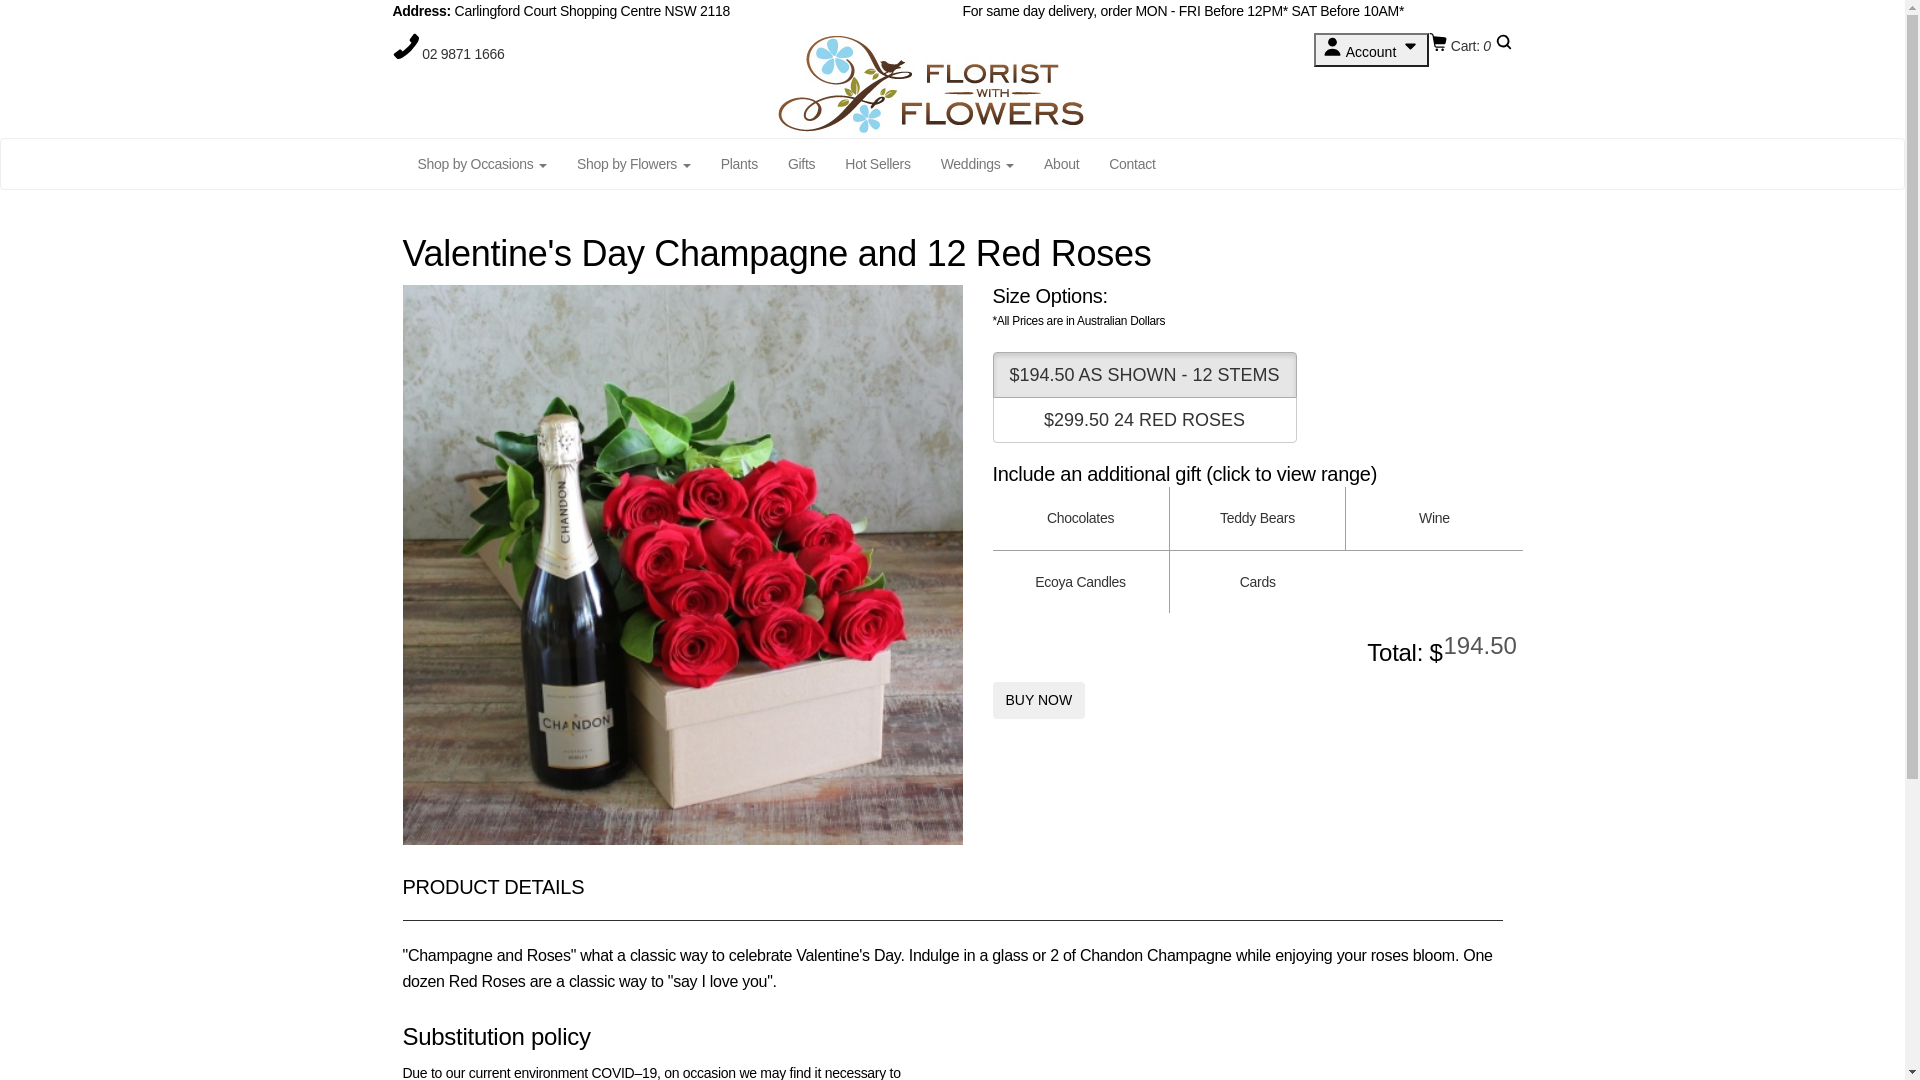 The height and width of the screenshot is (1080, 1920). I want to click on '02 9871 1666', so click(461, 53).